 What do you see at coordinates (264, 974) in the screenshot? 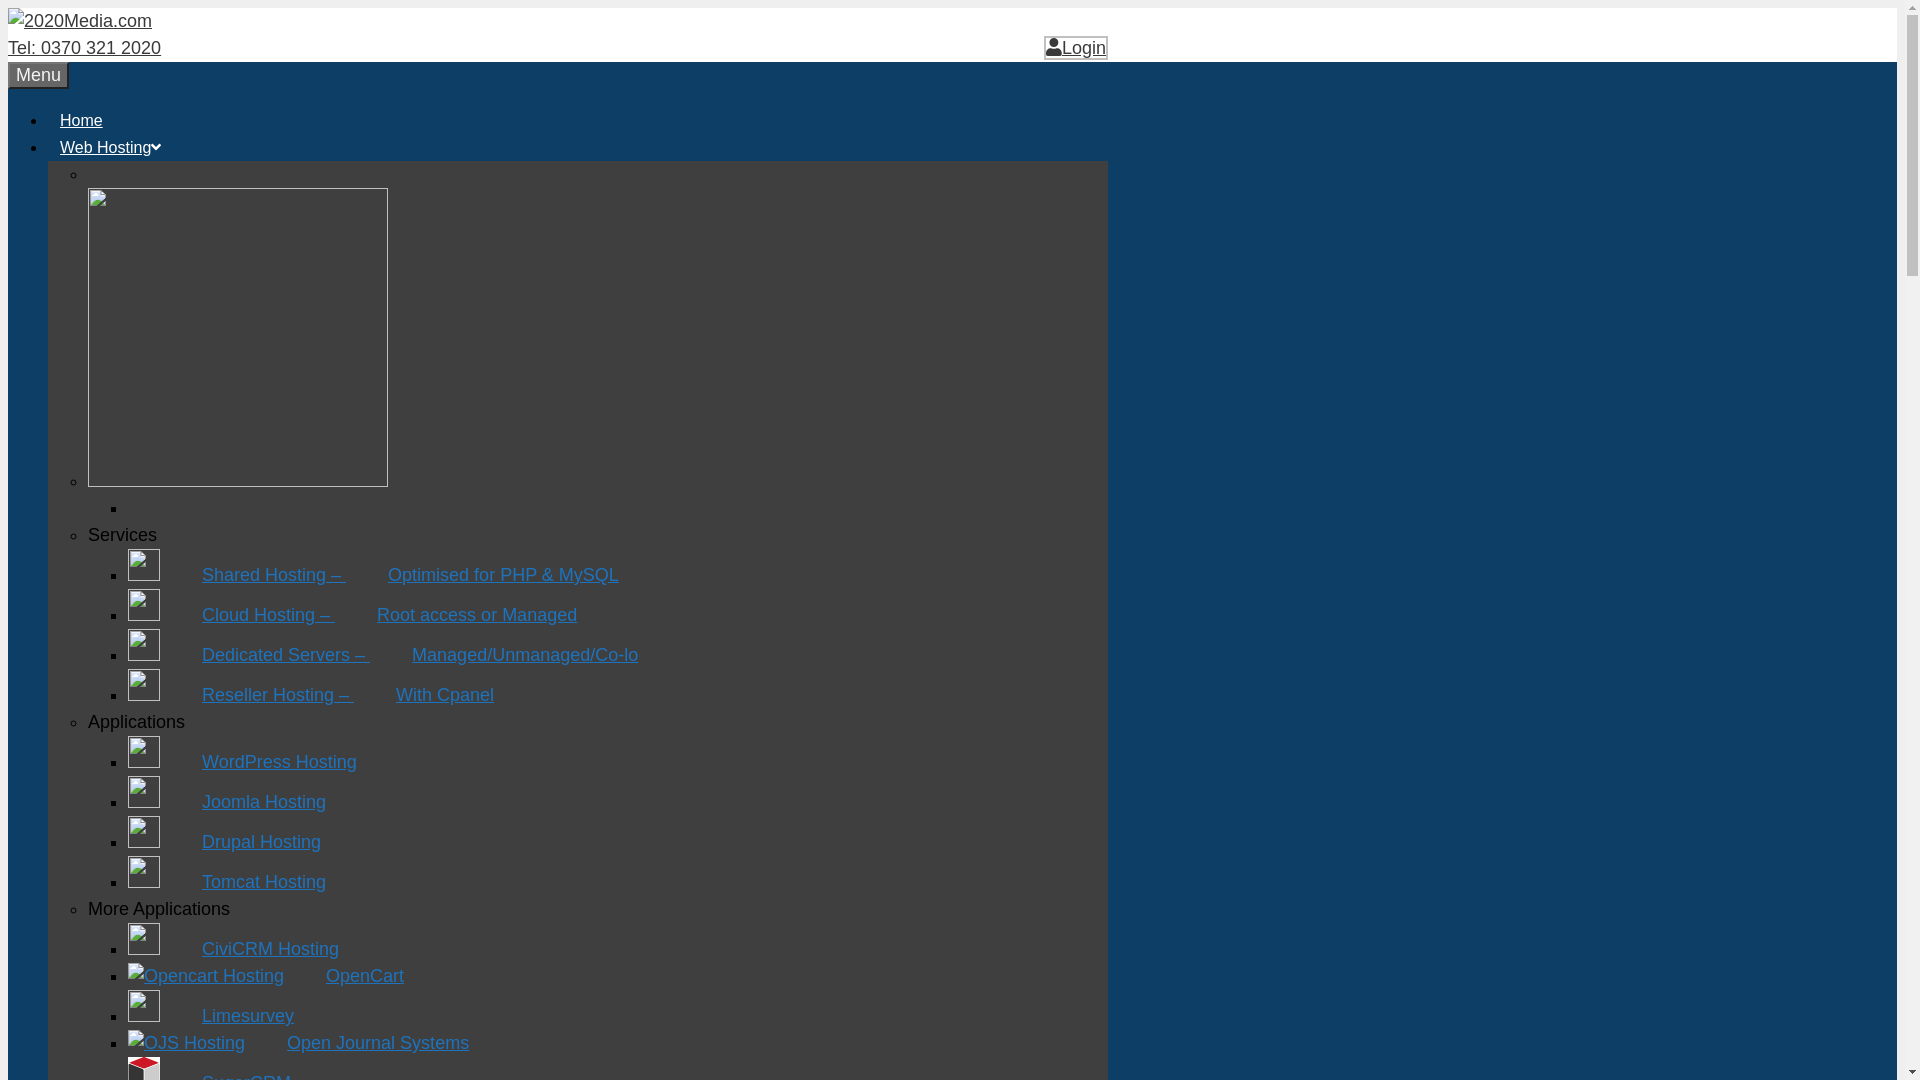
I see `'OpenCart'` at bounding box center [264, 974].